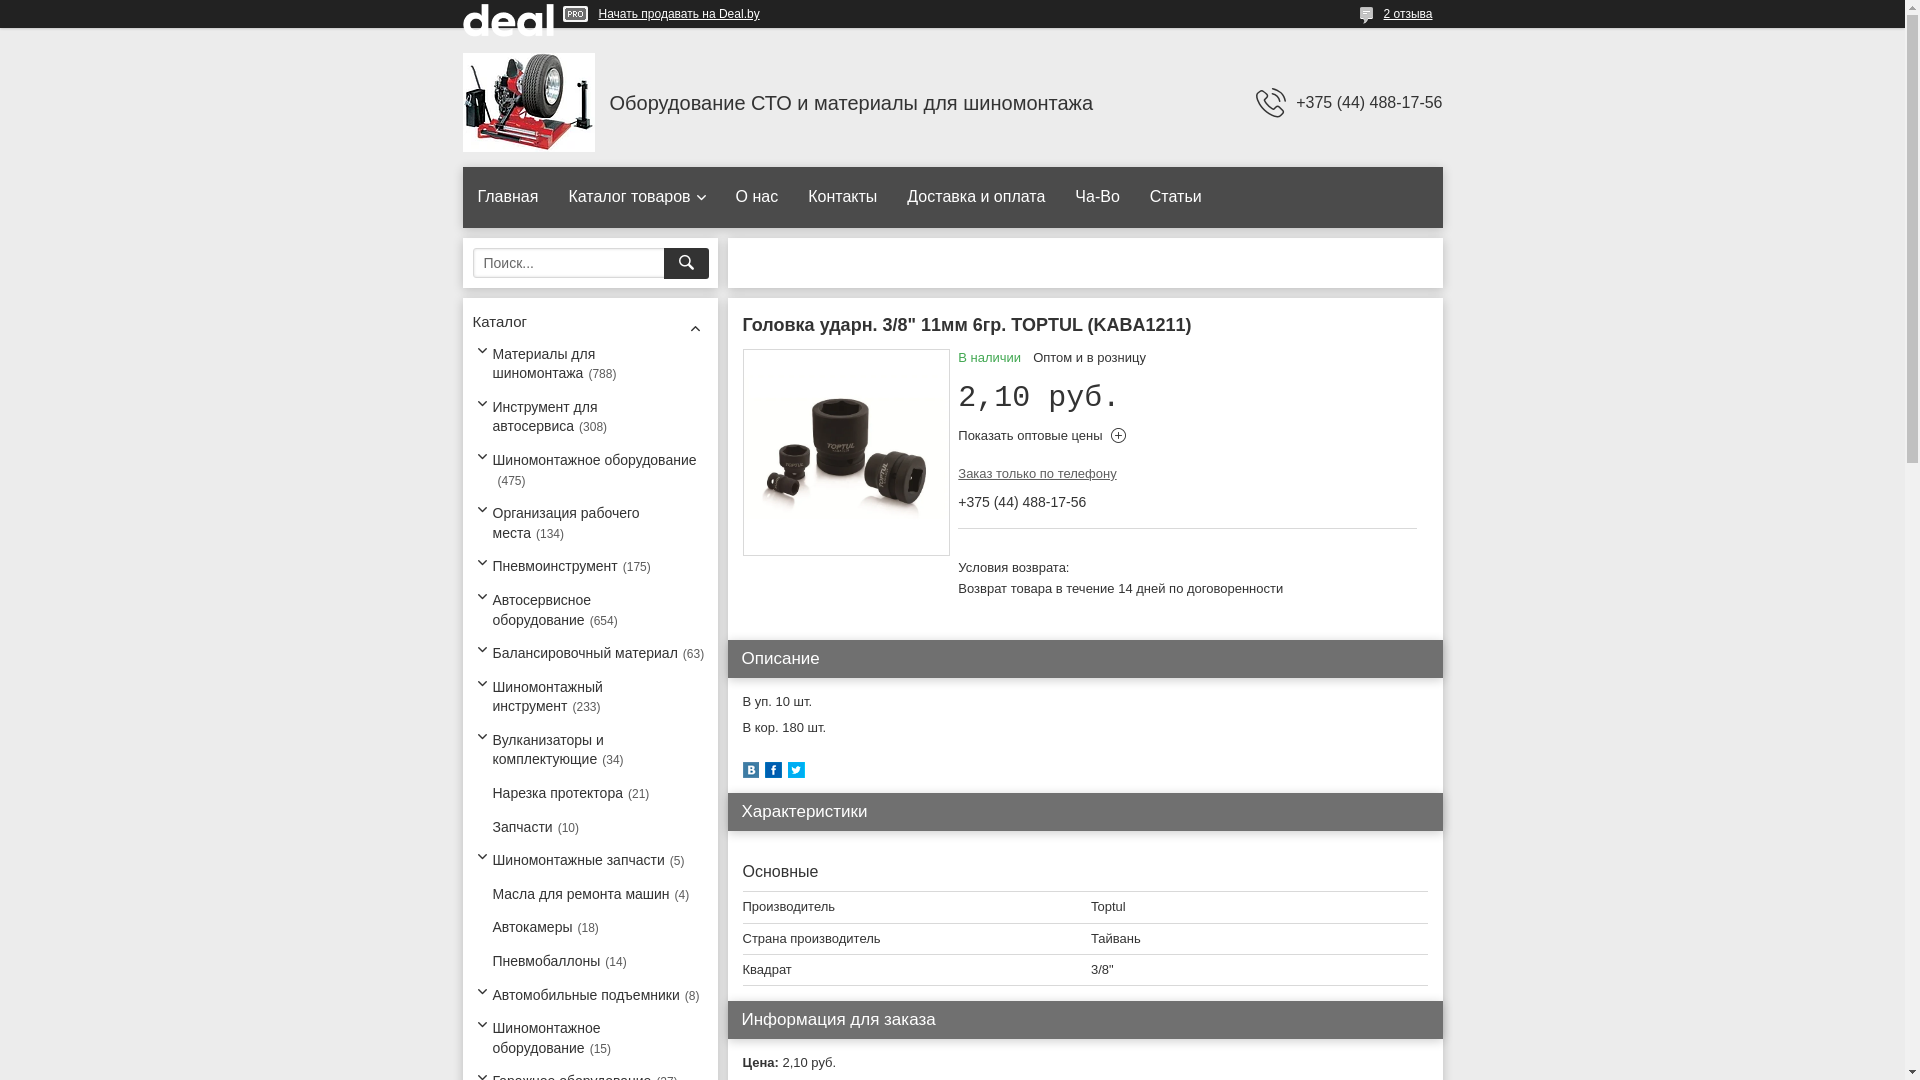 Image resolution: width=1920 pixels, height=1080 pixels. What do you see at coordinates (795, 772) in the screenshot?
I see `'twitter'` at bounding box center [795, 772].